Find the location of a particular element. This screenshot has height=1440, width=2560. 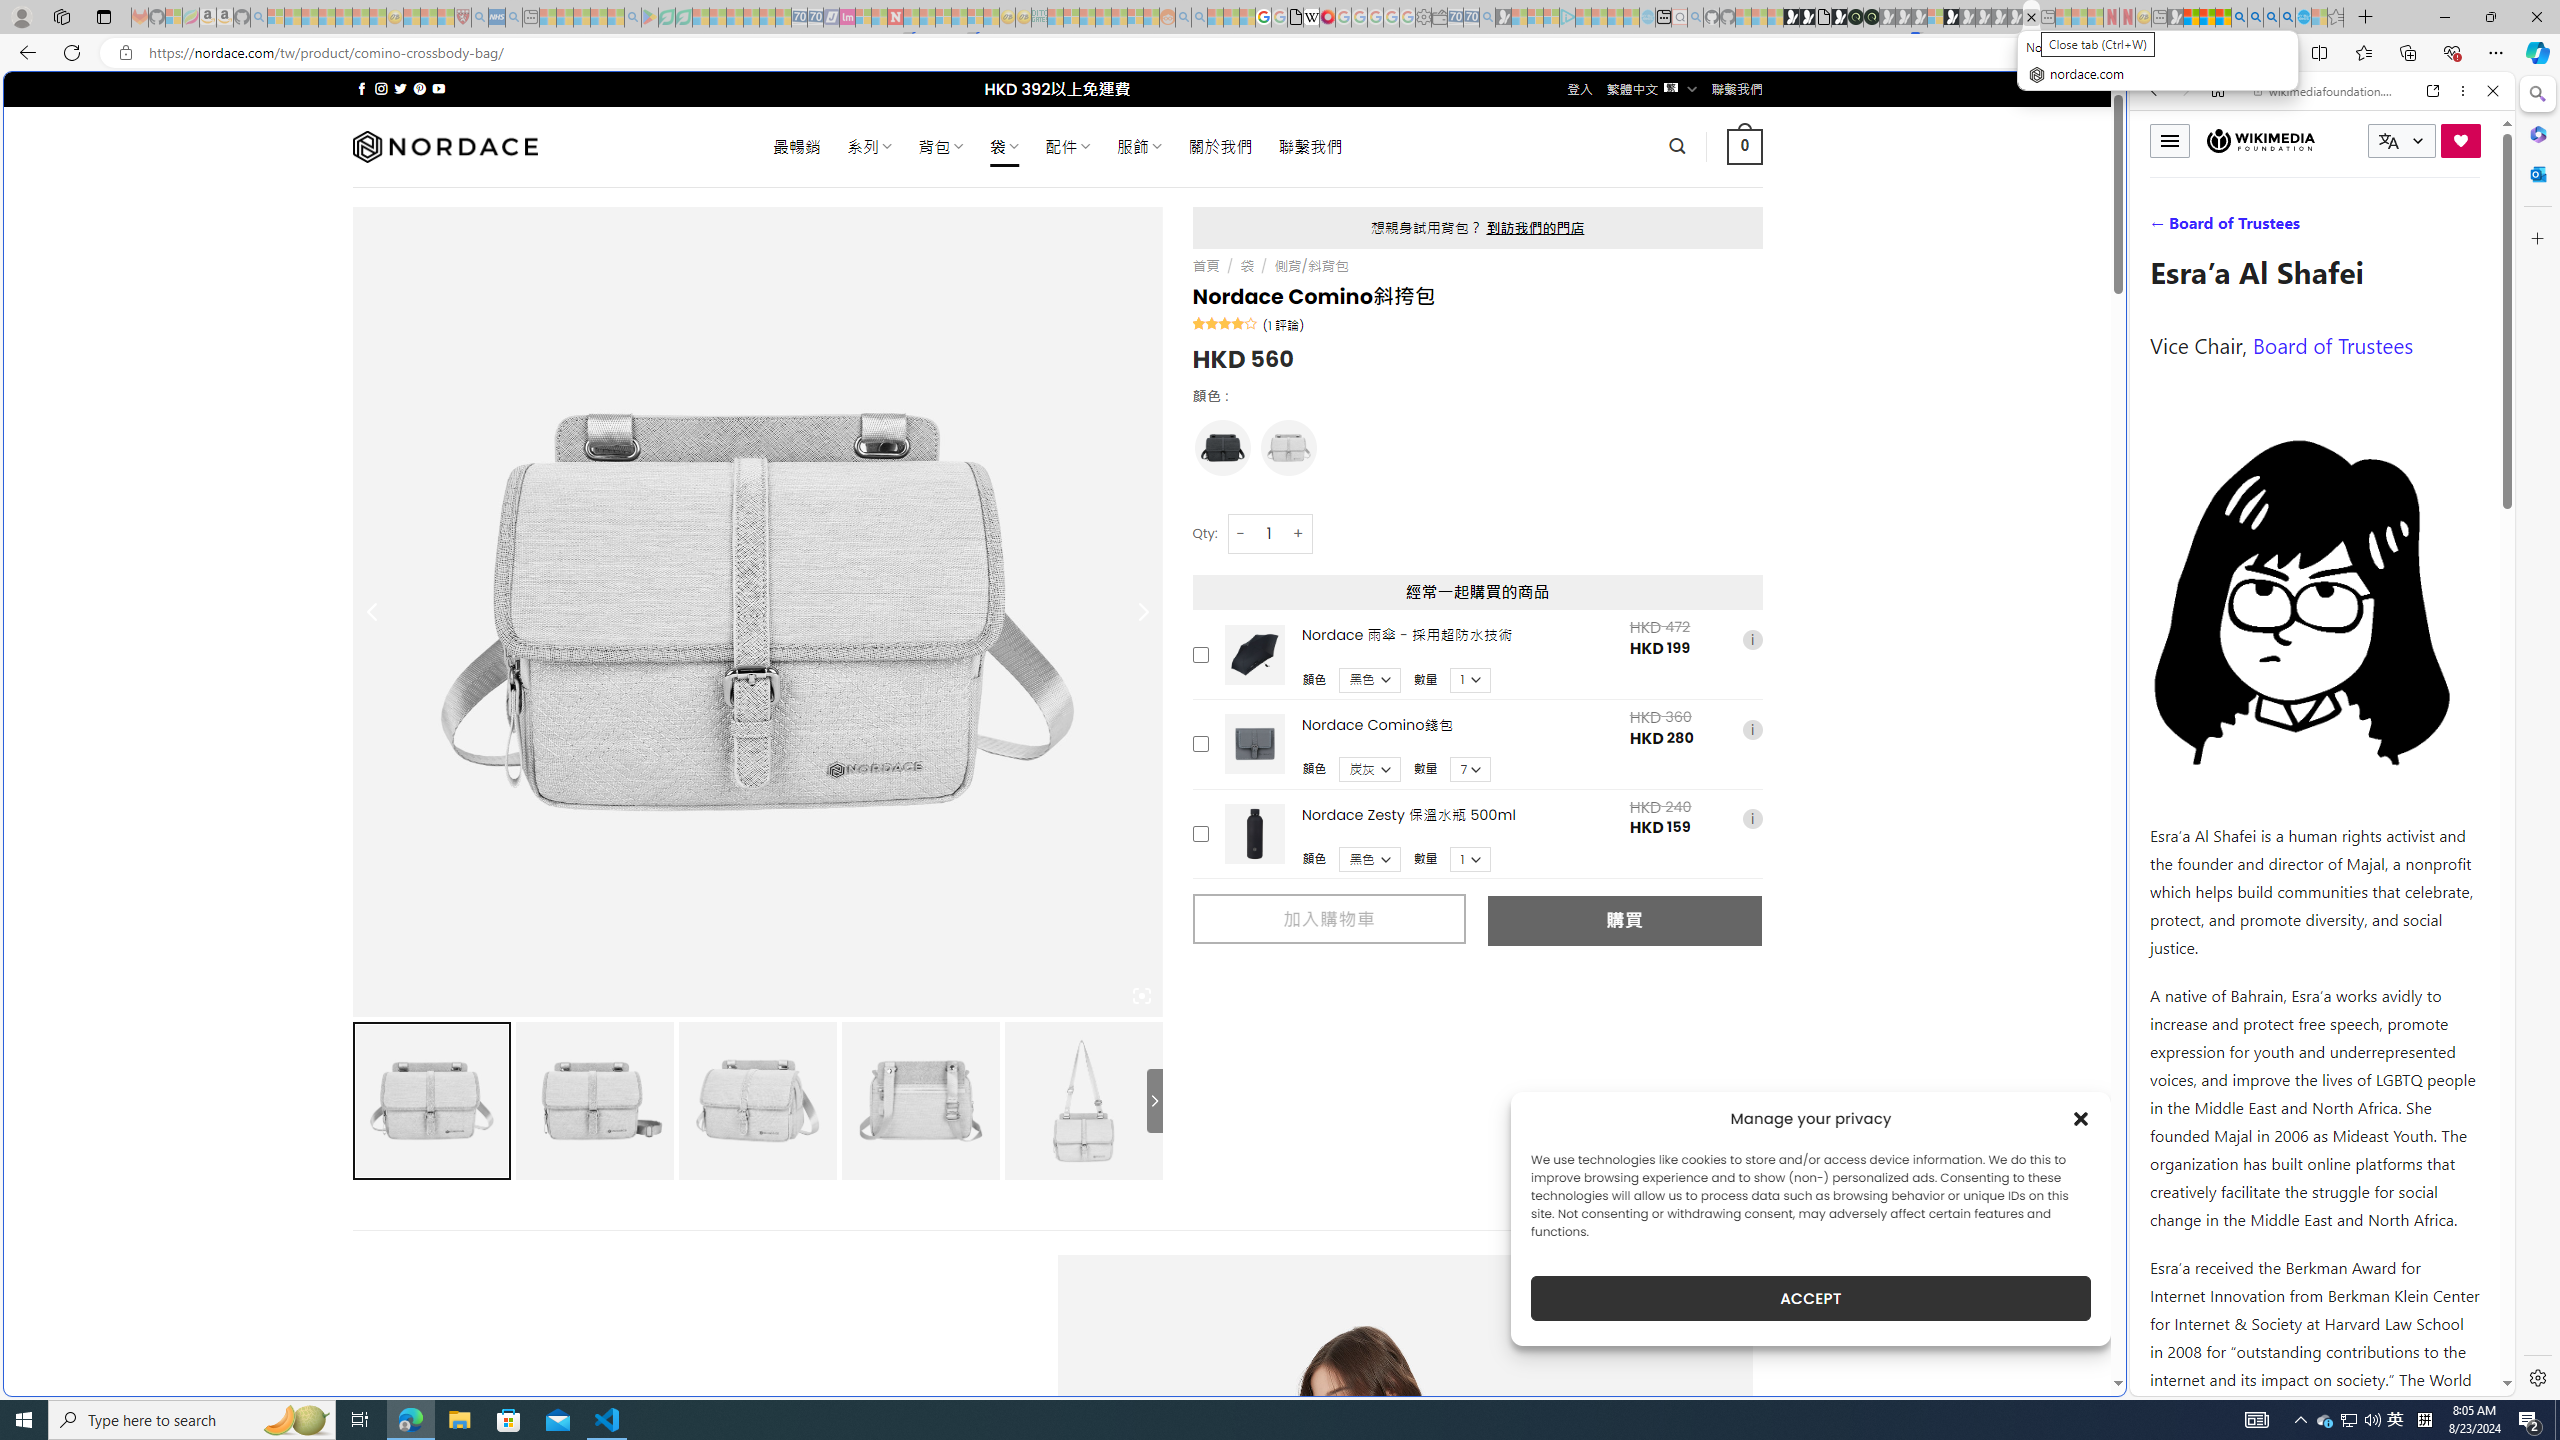

'Search' is located at coordinates (2535, 93).